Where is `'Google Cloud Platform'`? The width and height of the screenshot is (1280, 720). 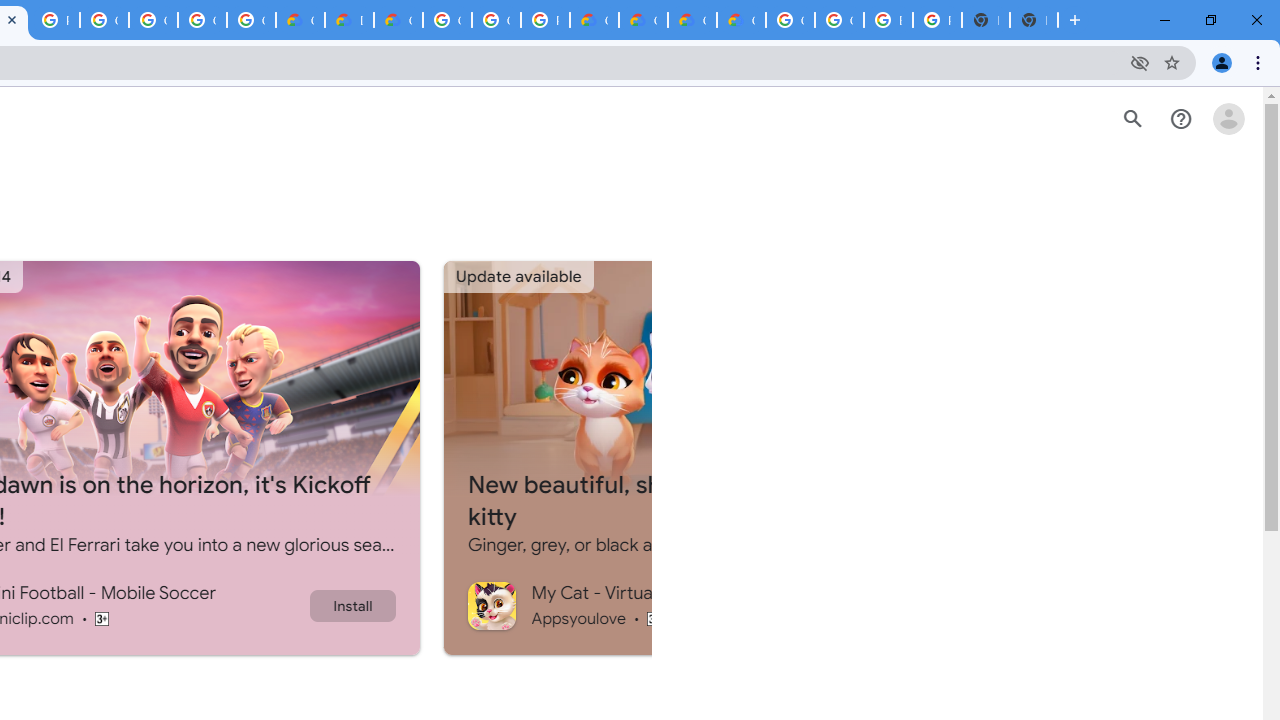
'Google Cloud Platform' is located at coordinates (446, 20).